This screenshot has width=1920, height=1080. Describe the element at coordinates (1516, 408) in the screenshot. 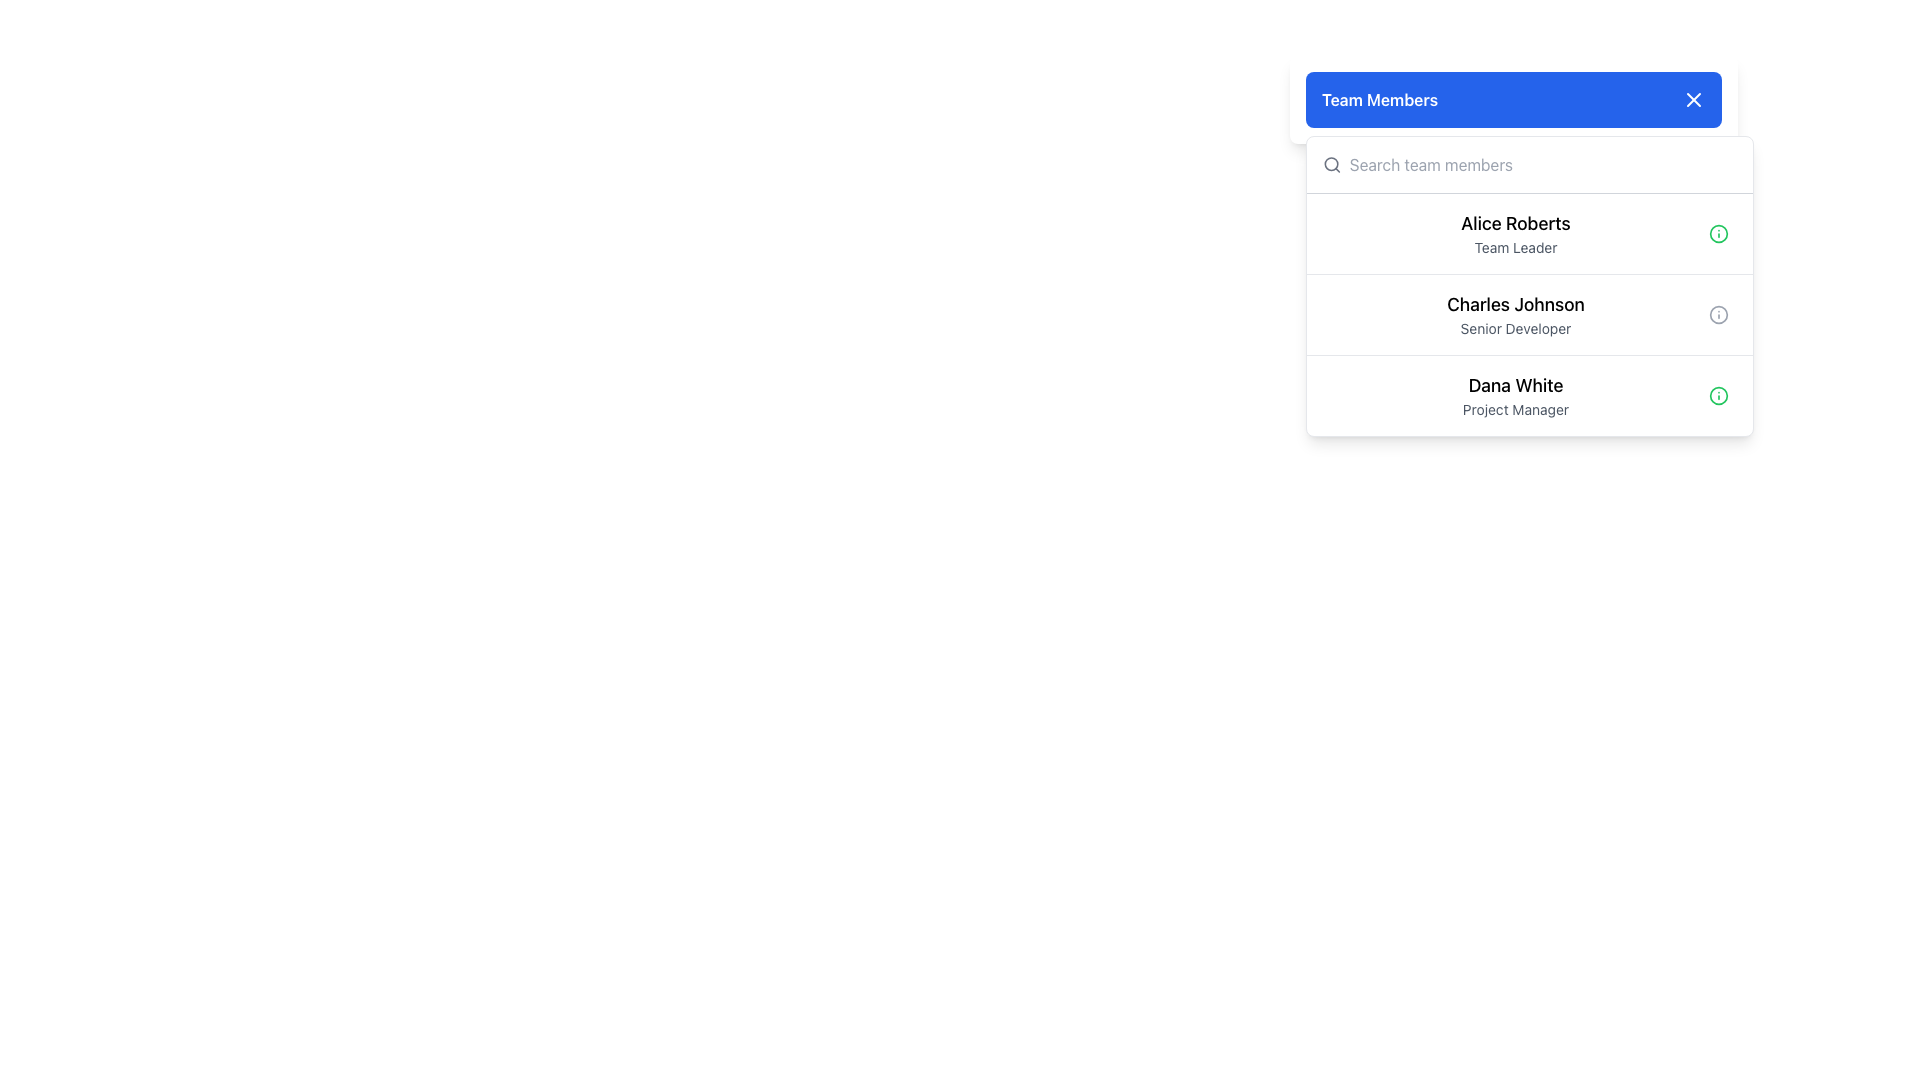

I see `the text label that serves as a descriptor for 'Dana White', located centrally below the name within the 'Team Members' dropdown panel` at that location.